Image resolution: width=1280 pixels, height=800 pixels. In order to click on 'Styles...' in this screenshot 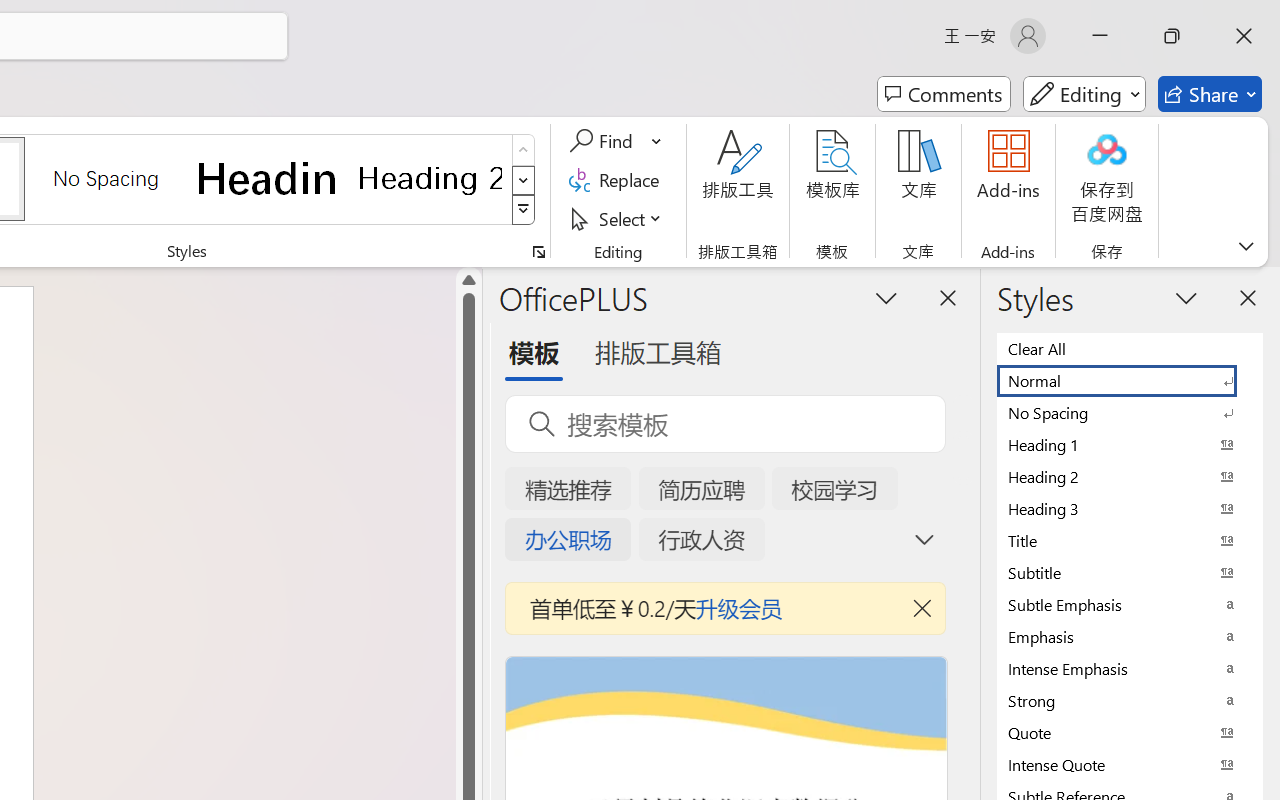, I will do `click(538, 251)`.